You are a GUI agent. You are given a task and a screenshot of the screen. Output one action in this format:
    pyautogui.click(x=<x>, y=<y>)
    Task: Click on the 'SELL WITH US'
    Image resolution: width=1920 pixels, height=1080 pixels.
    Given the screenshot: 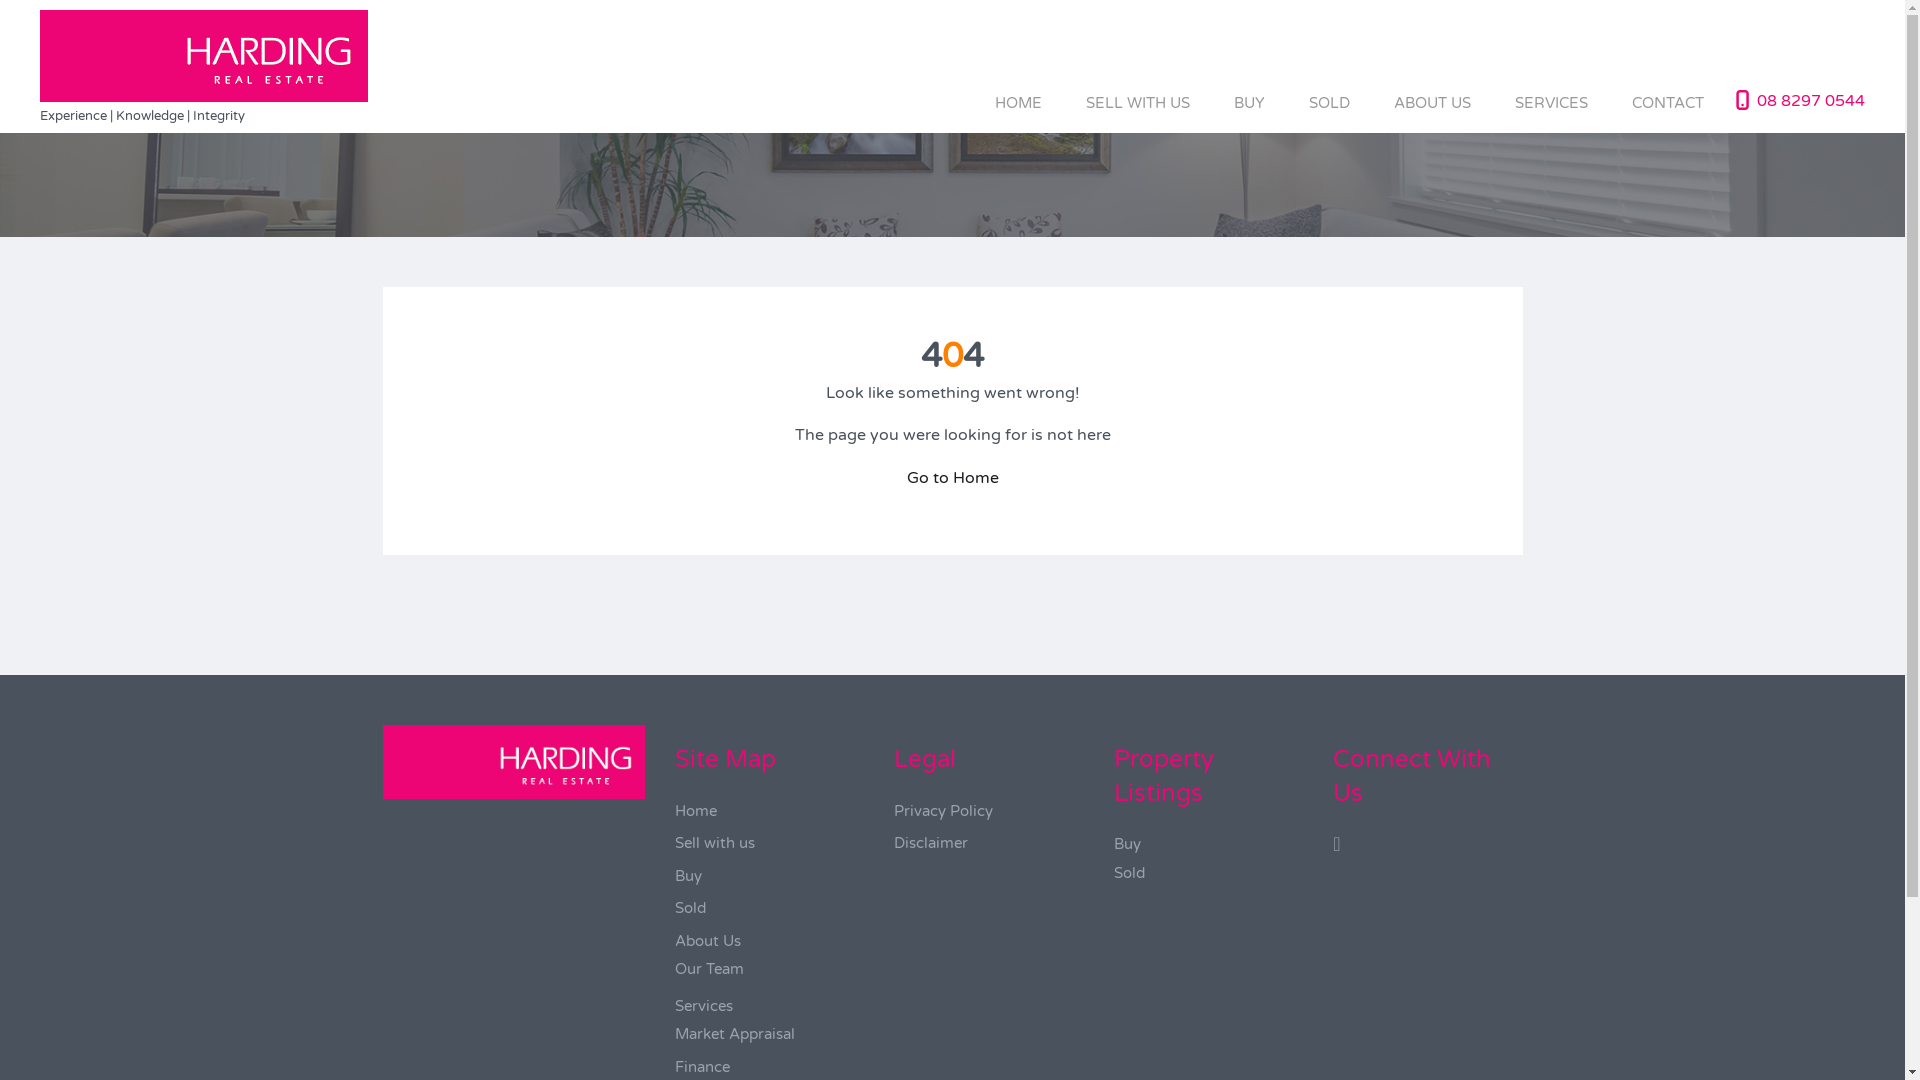 What is the action you would take?
    pyautogui.click(x=1137, y=102)
    